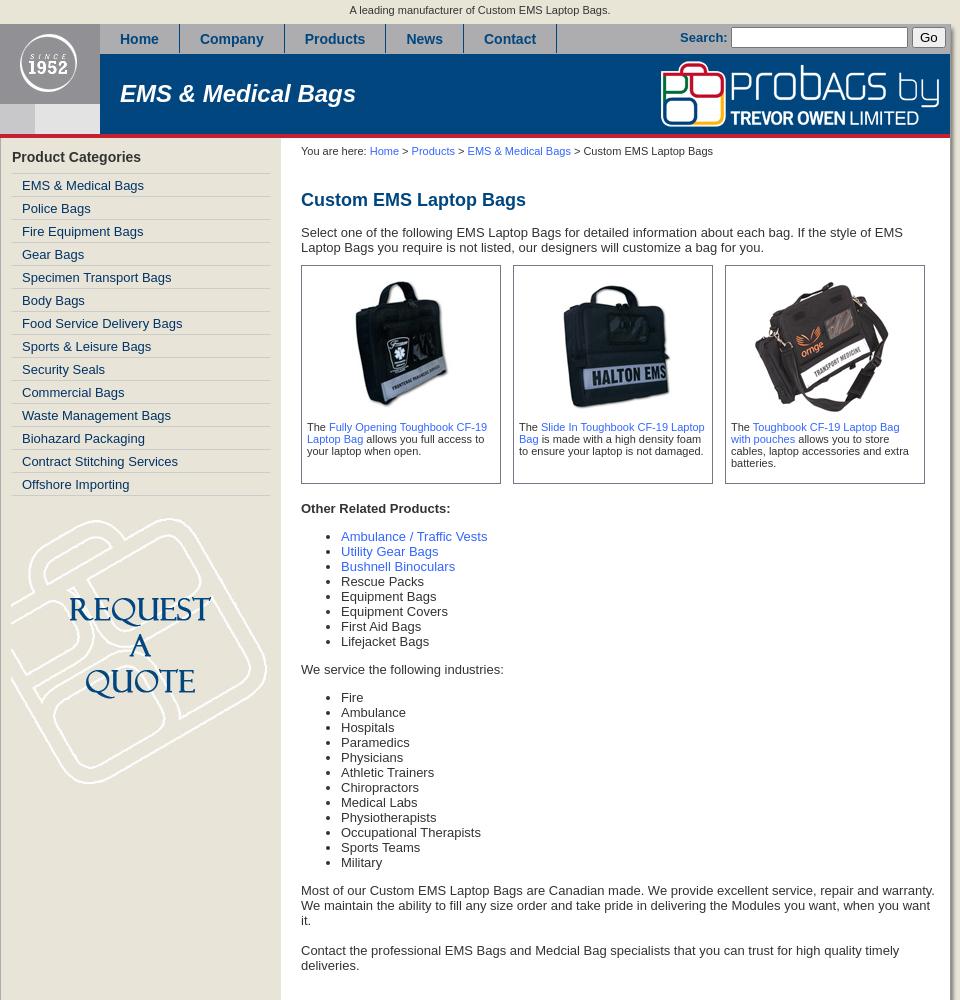  I want to click on 'Commercial Bags', so click(72, 392).